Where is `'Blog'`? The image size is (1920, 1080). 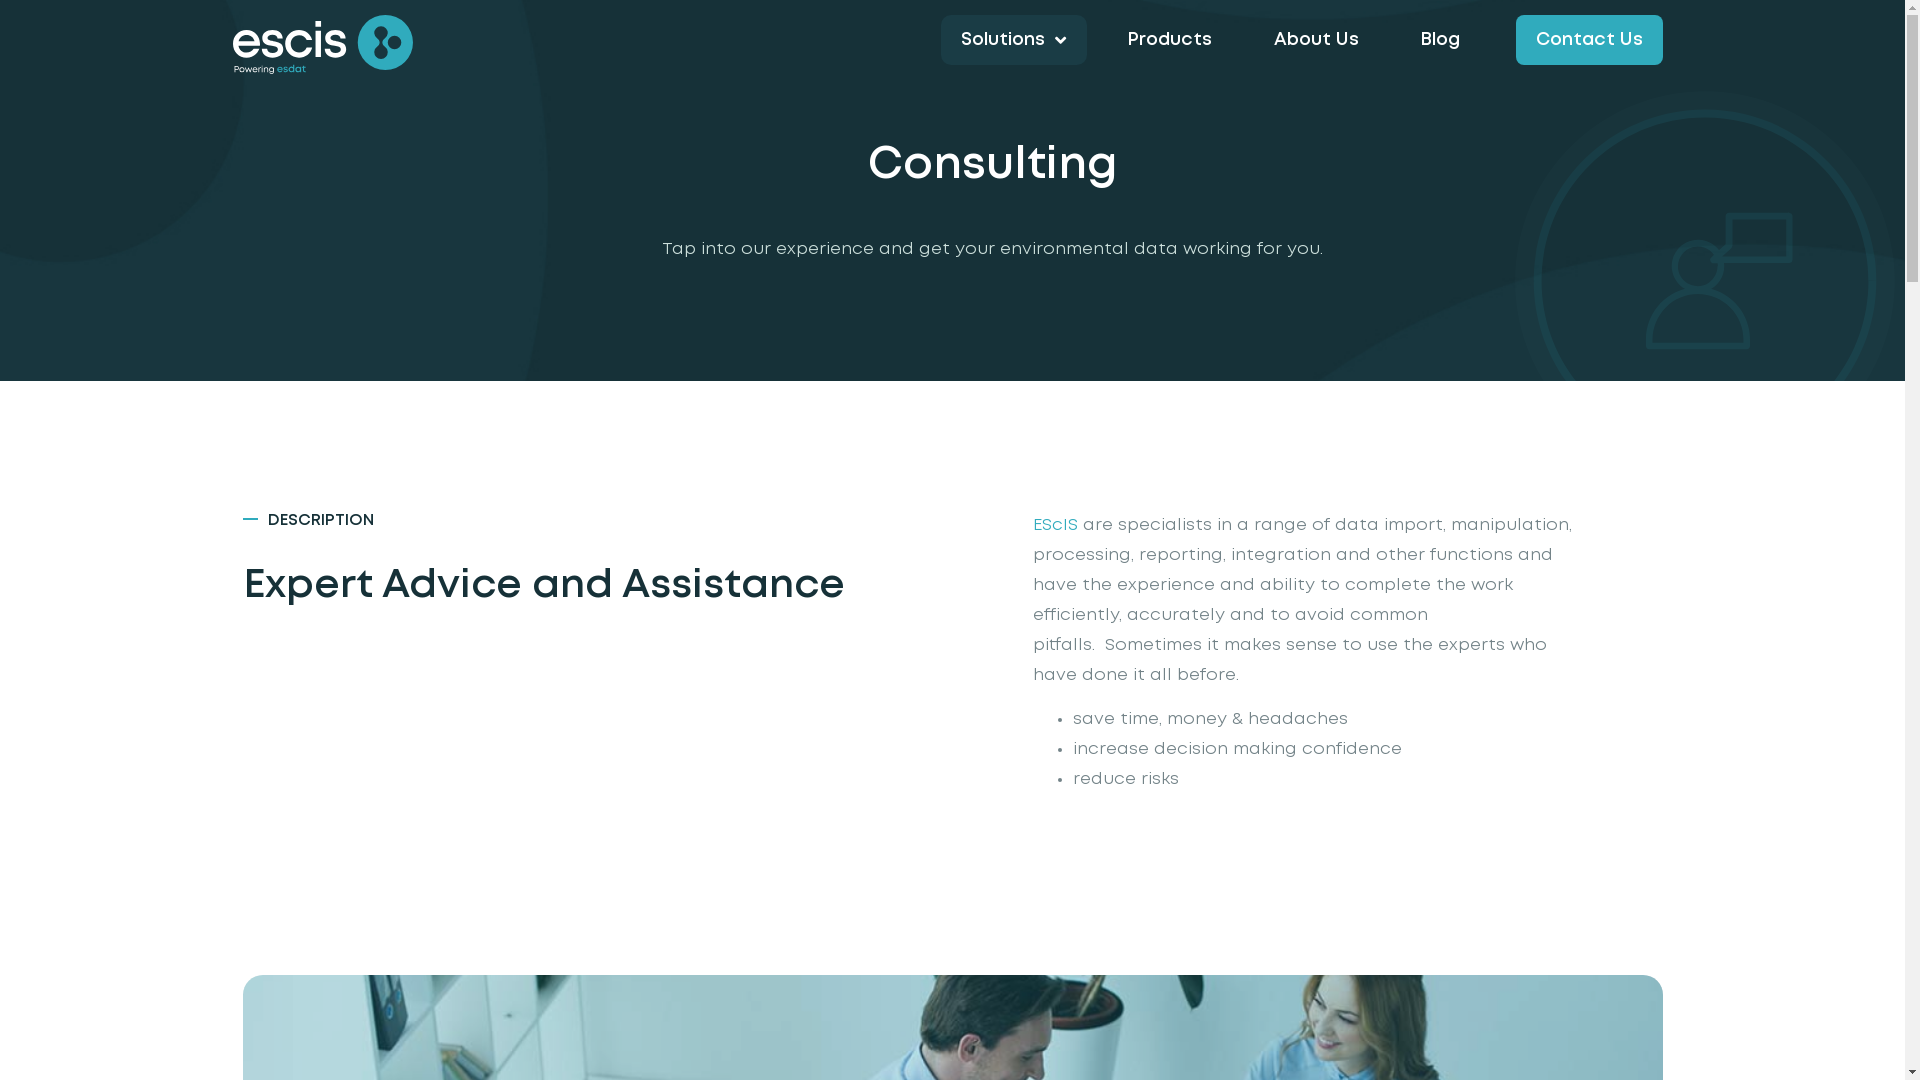
'Blog' is located at coordinates (1438, 39).